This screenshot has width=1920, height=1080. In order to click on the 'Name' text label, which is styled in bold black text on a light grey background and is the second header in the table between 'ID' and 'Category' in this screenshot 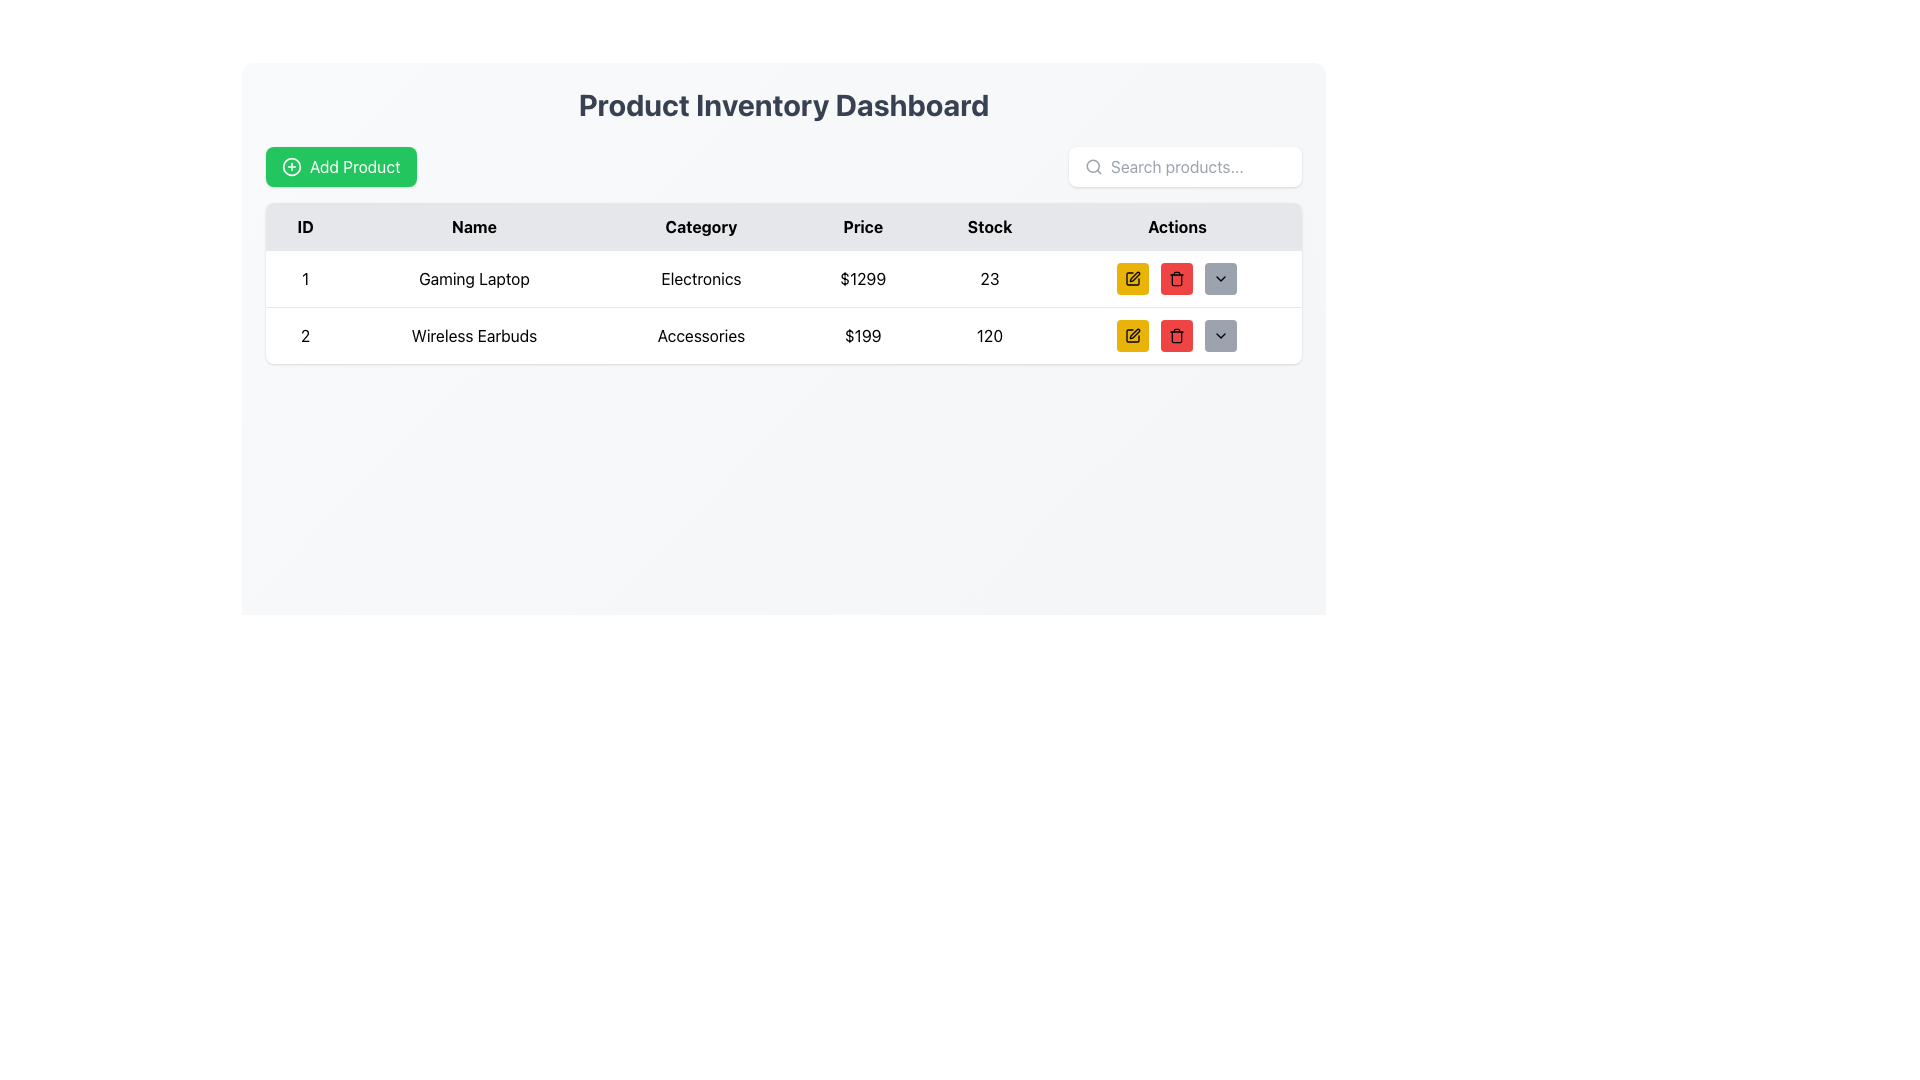, I will do `click(473, 226)`.